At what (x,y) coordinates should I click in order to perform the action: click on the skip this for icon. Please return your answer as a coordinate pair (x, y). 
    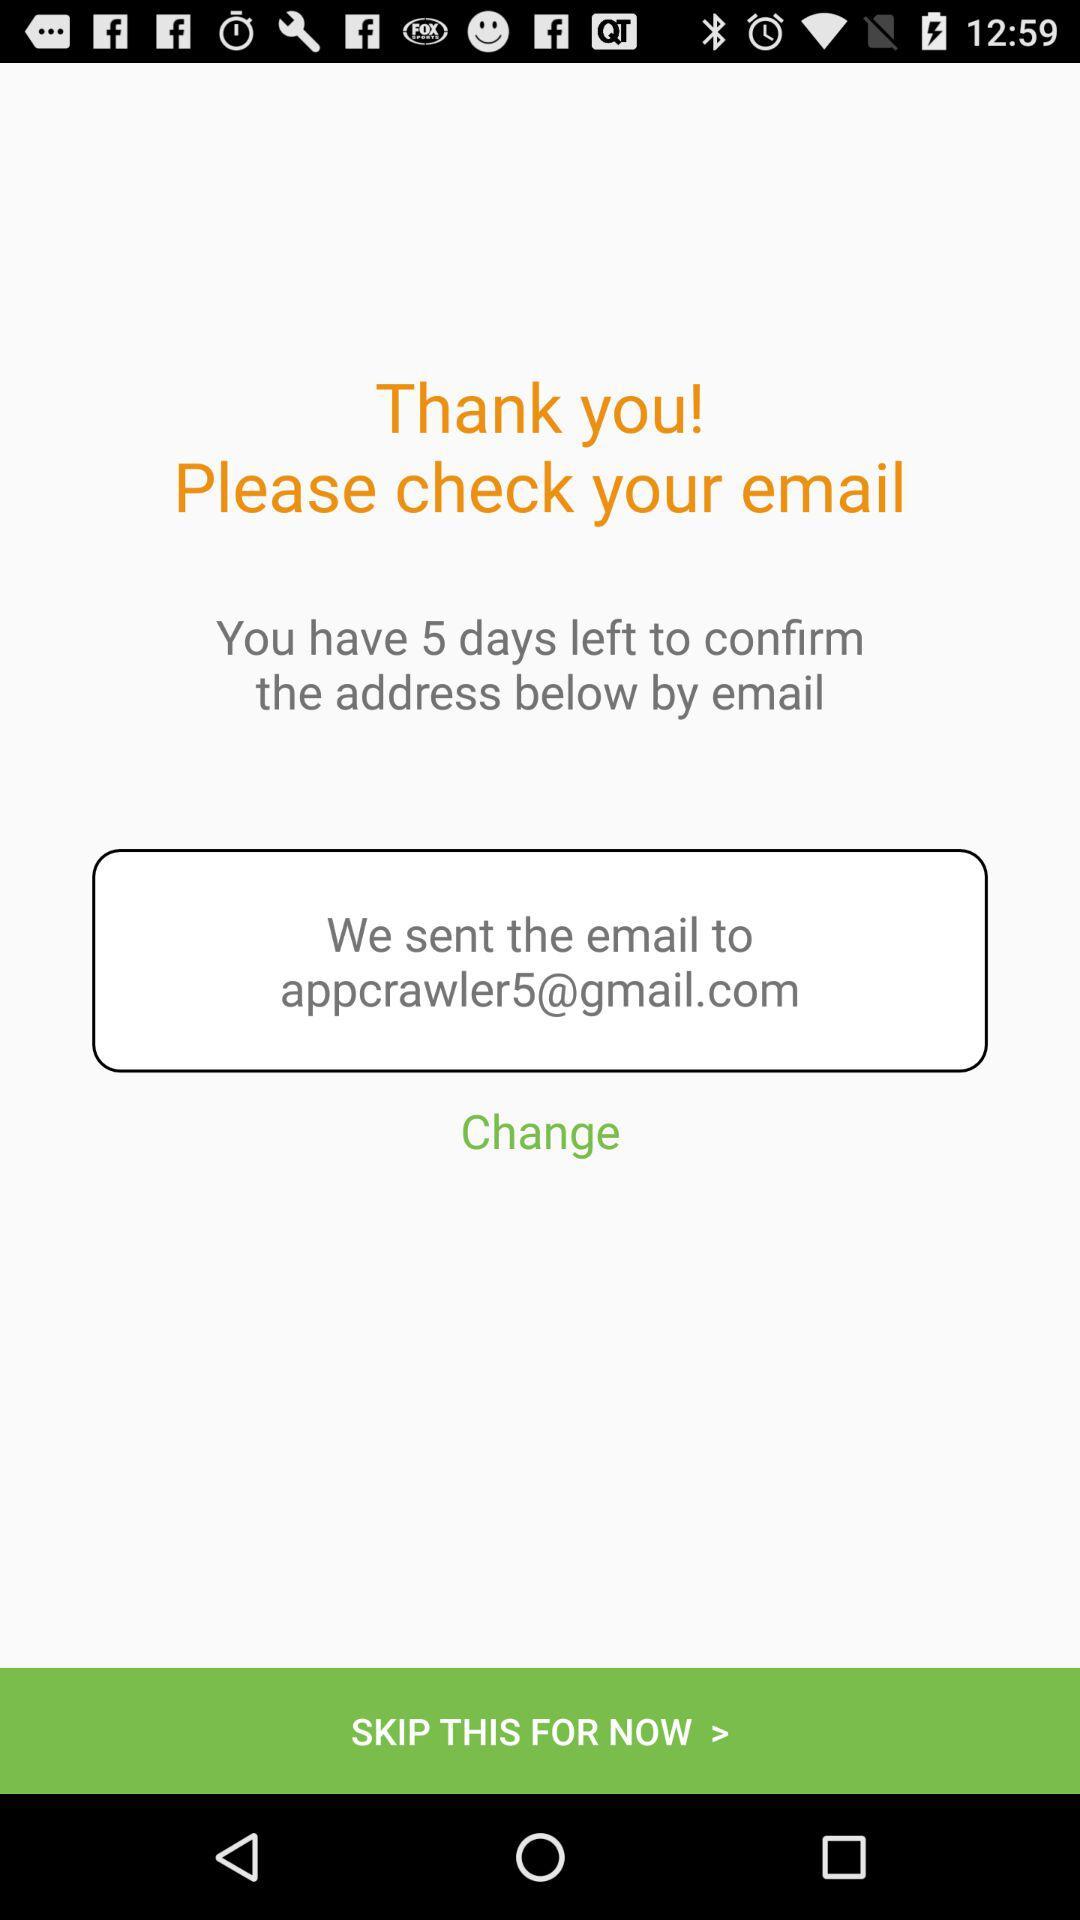
    Looking at the image, I should click on (540, 1730).